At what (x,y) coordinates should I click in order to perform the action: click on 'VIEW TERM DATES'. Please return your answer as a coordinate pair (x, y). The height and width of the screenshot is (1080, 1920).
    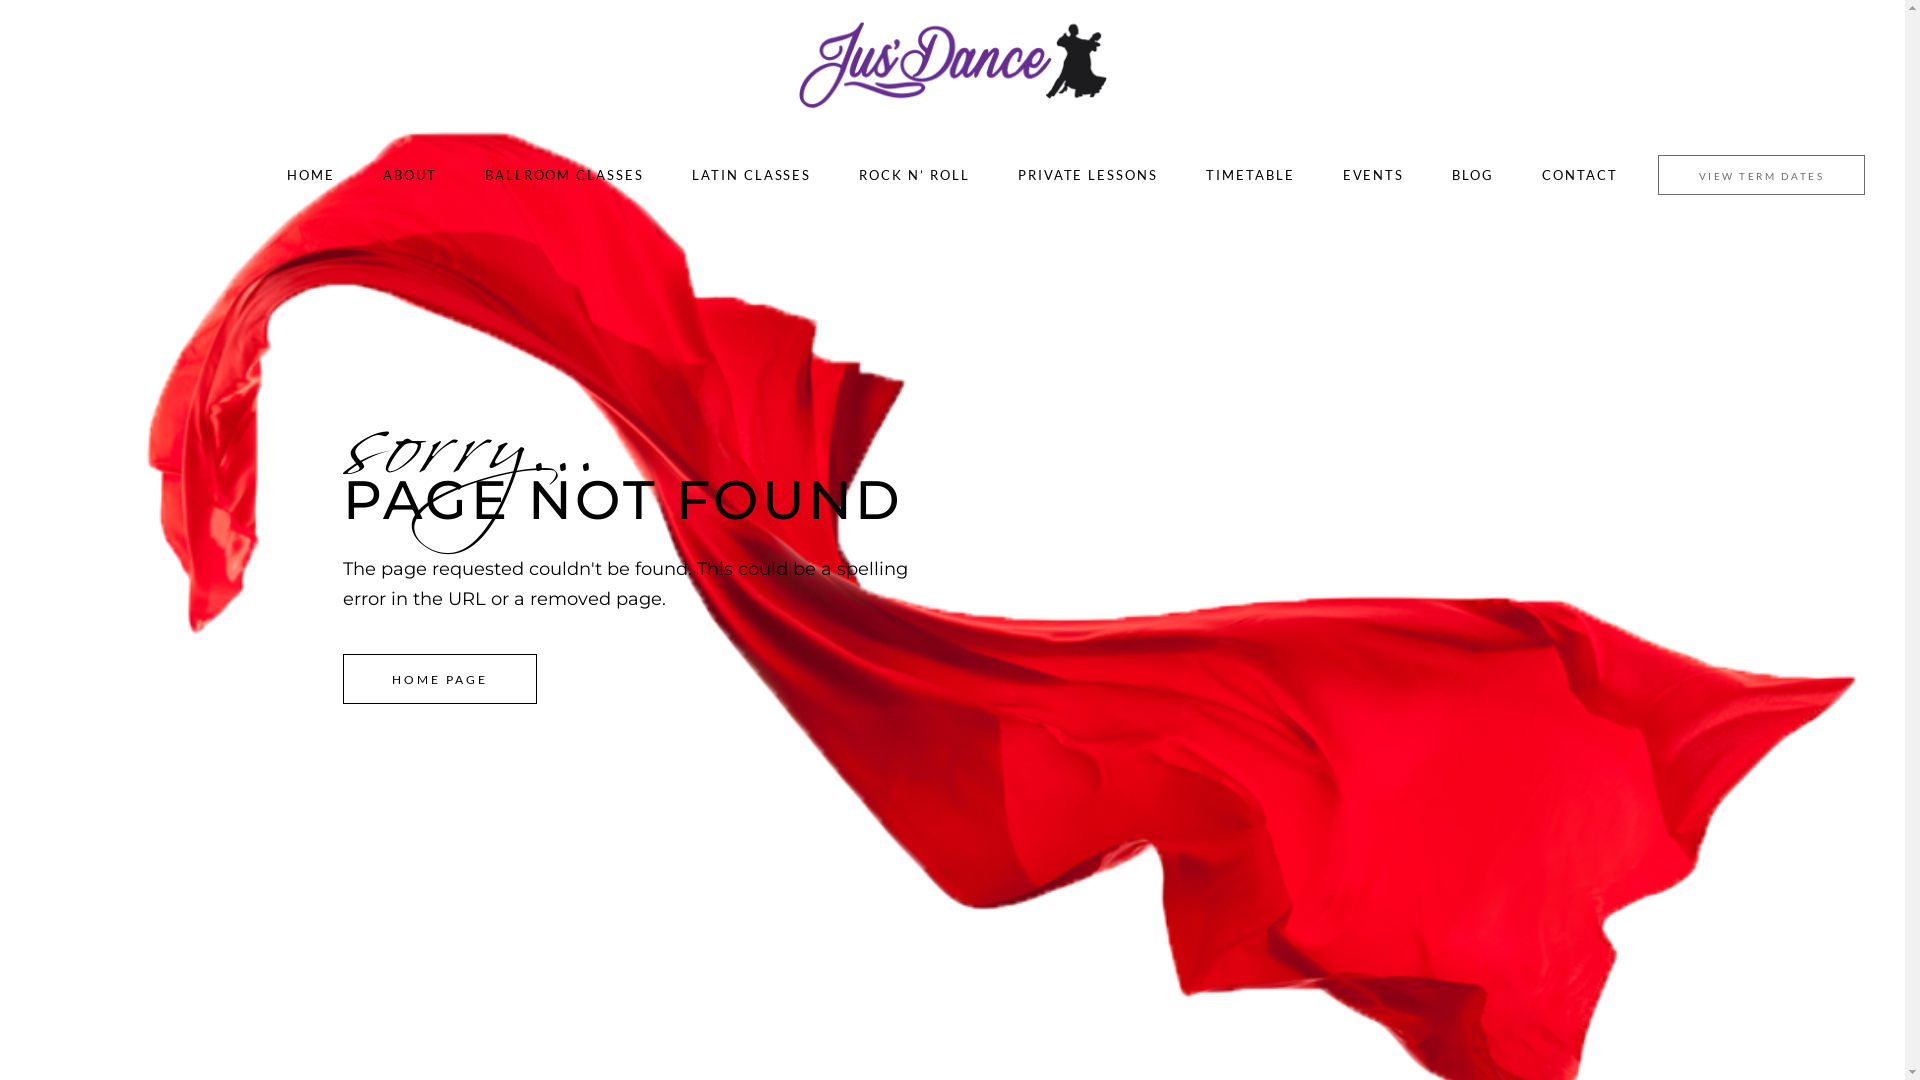
    Looking at the image, I should click on (1761, 173).